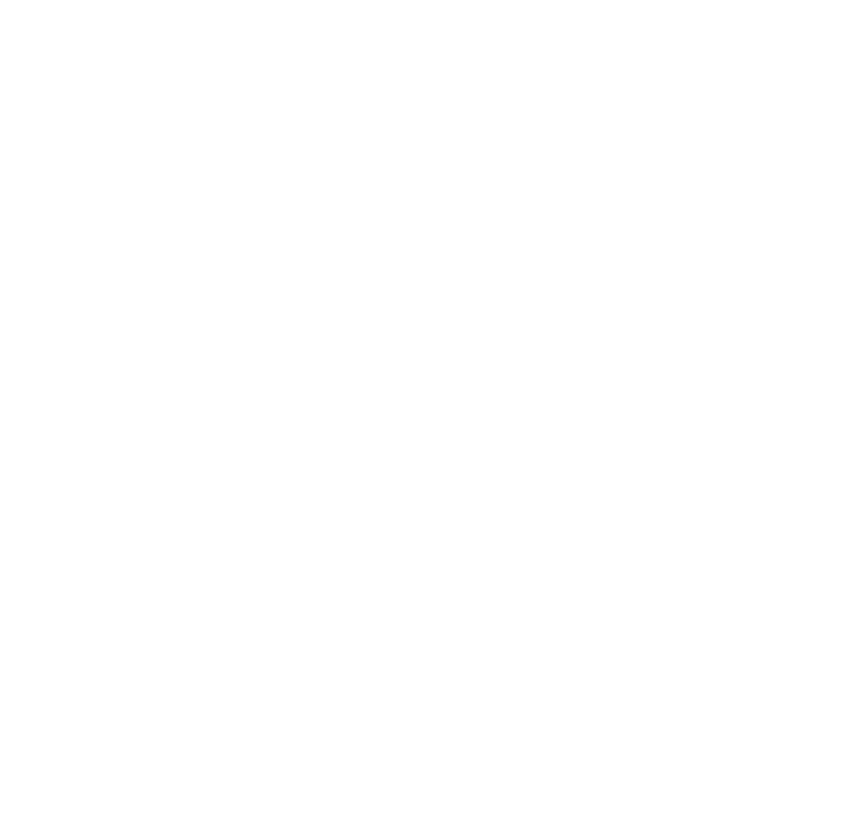  What do you see at coordinates (135, 628) in the screenshot?
I see `'Datasheet:'` at bounding box center [135, 628].